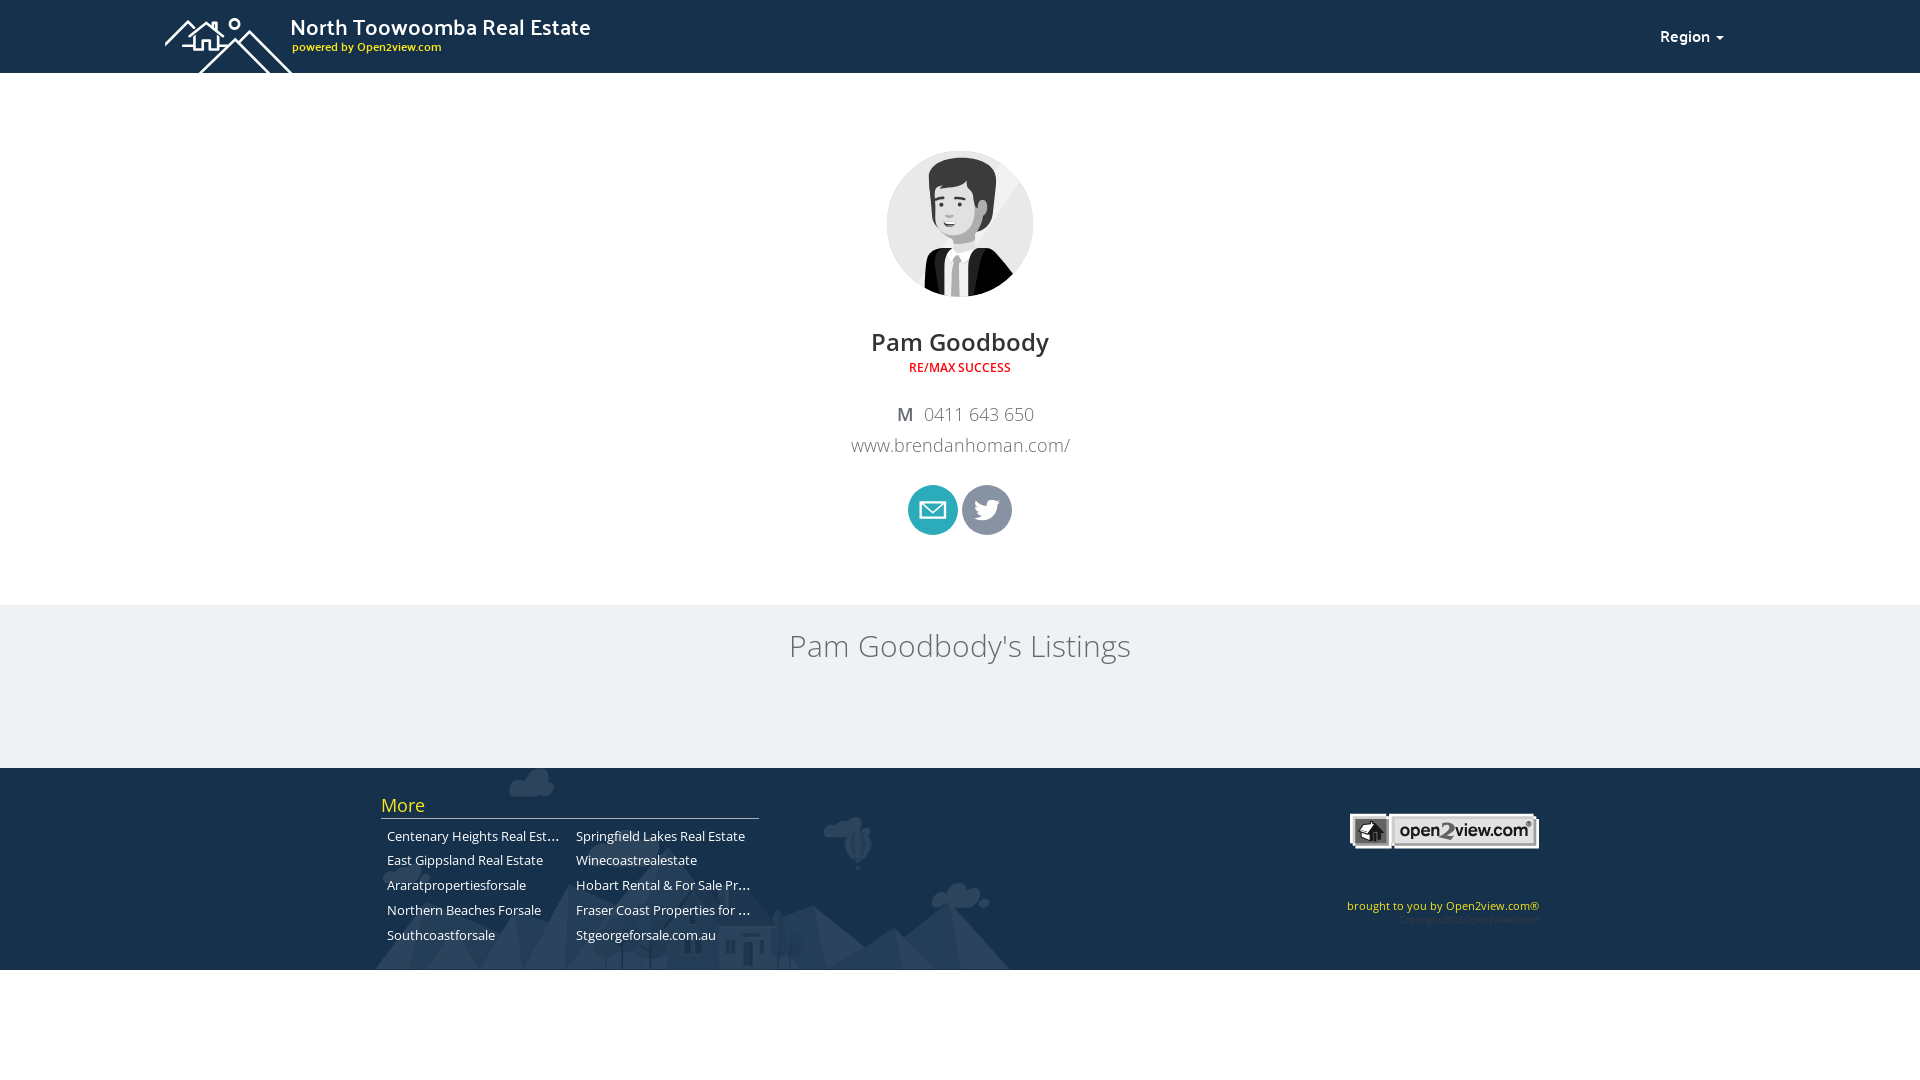 Image resolution: width=1920 pixels, height=1080 pixels. I want to click on '0411 643 650', so click(960, 414).